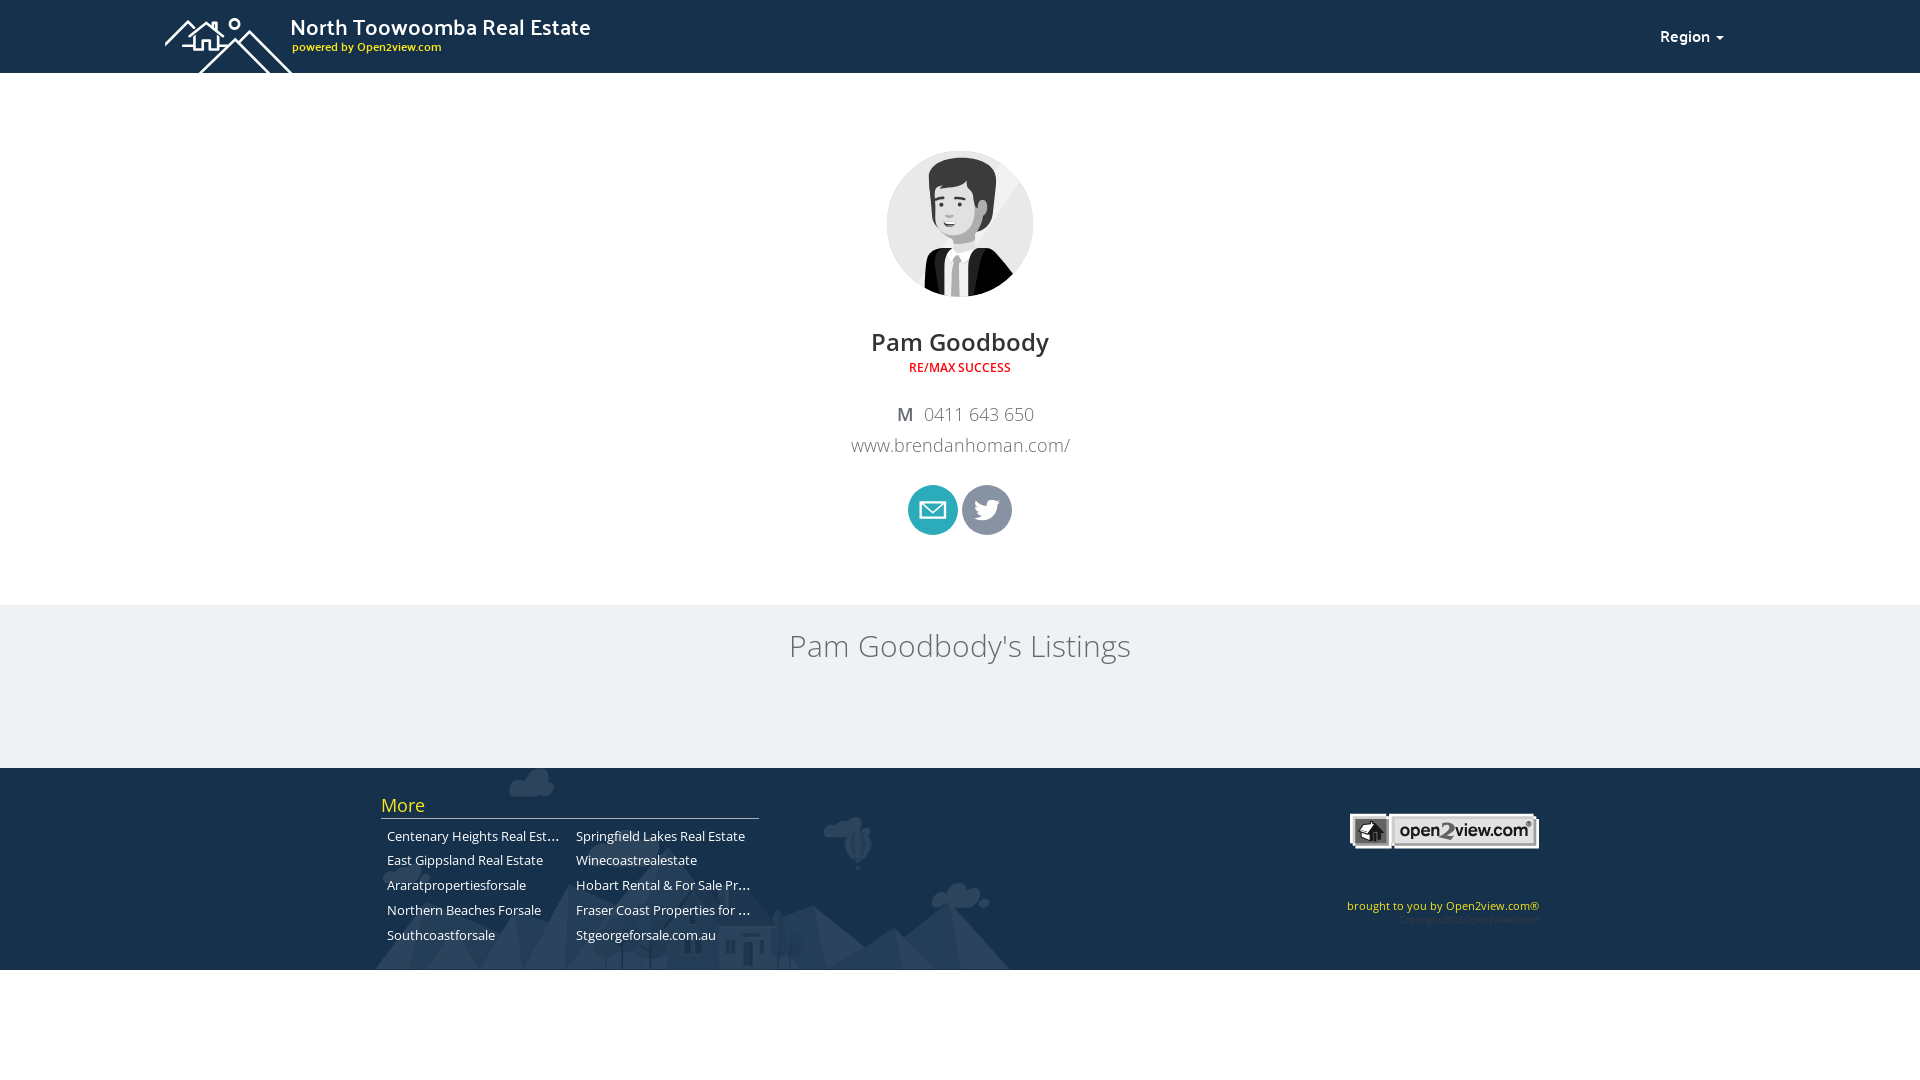 Image resolution: width=1920 pixels, height=1080 pixels. I want to click on '0411 643 650', so click(960, 414).